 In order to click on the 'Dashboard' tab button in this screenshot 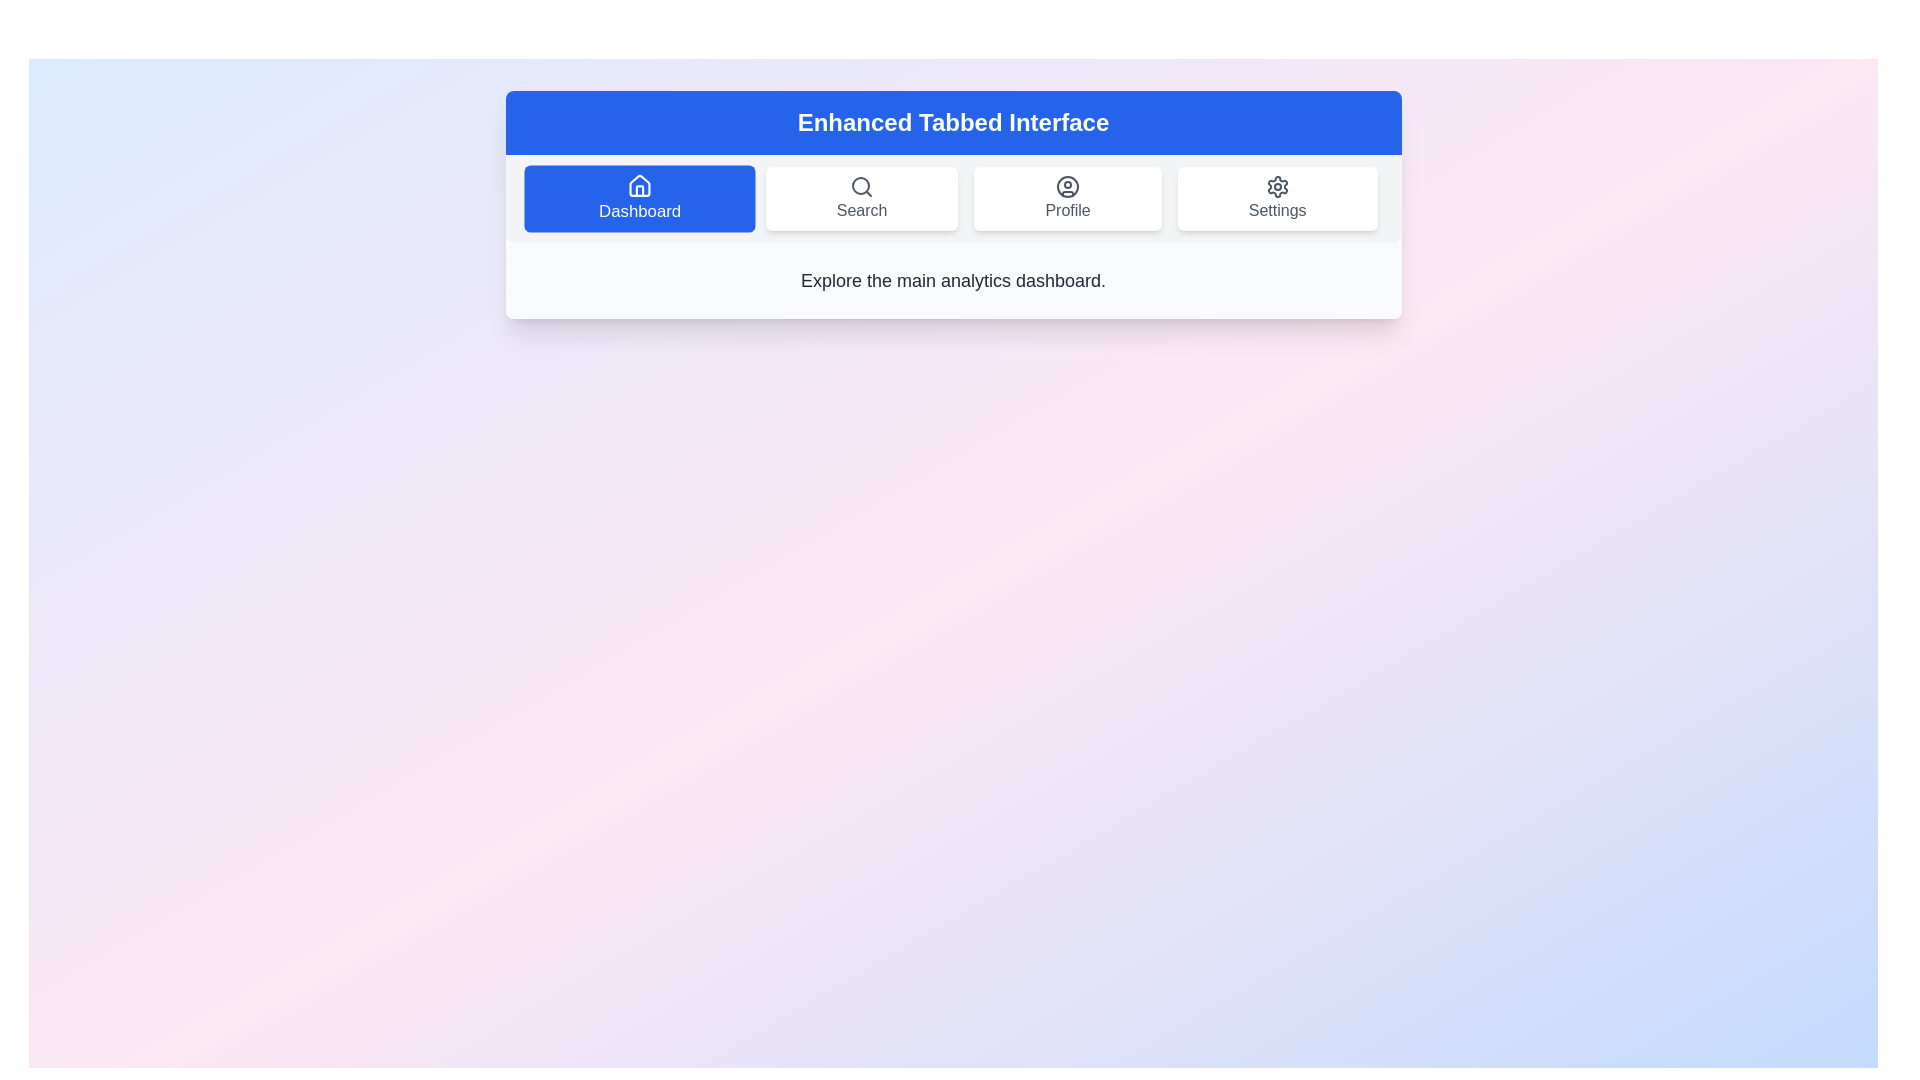, I will do `click(638, 199)`.